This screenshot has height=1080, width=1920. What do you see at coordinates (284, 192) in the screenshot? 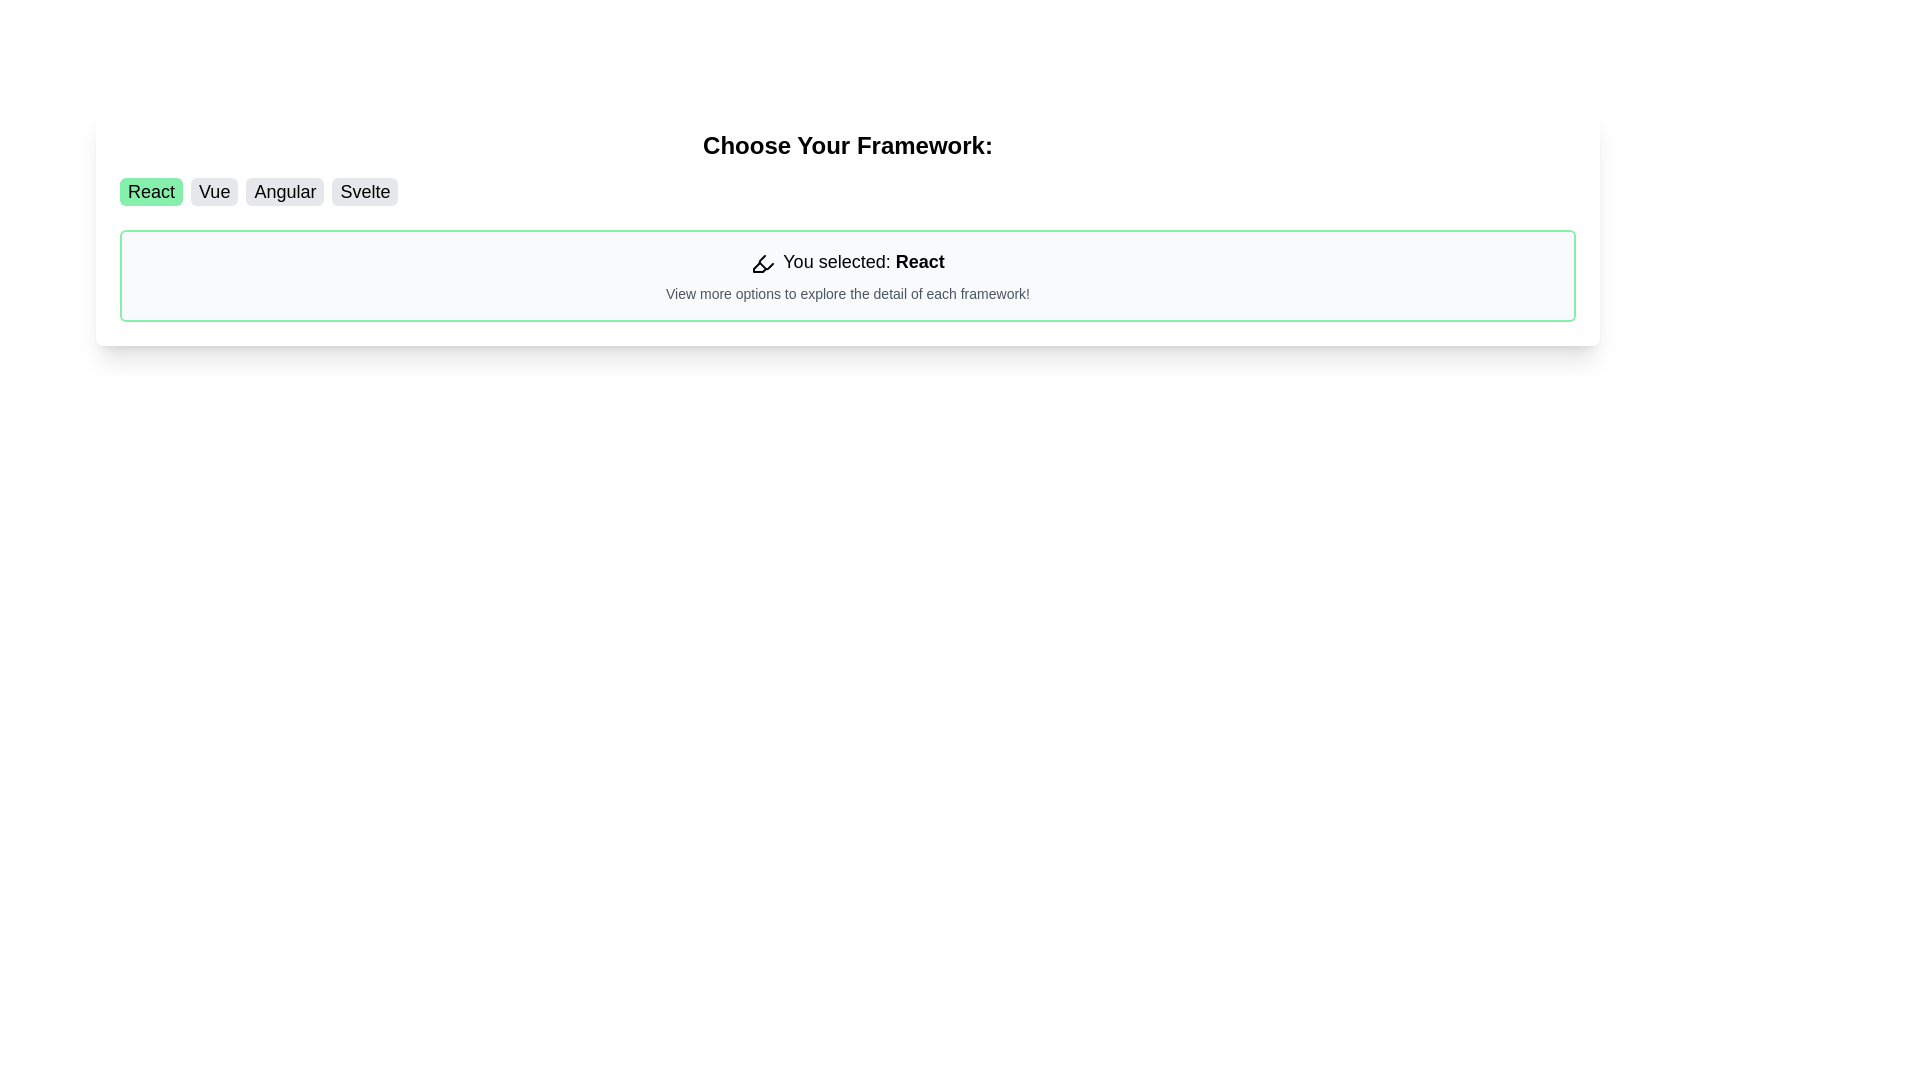
I see `the third button labeled 'Angular' in the horizontal selection interface` at bounding box center [284, 192].